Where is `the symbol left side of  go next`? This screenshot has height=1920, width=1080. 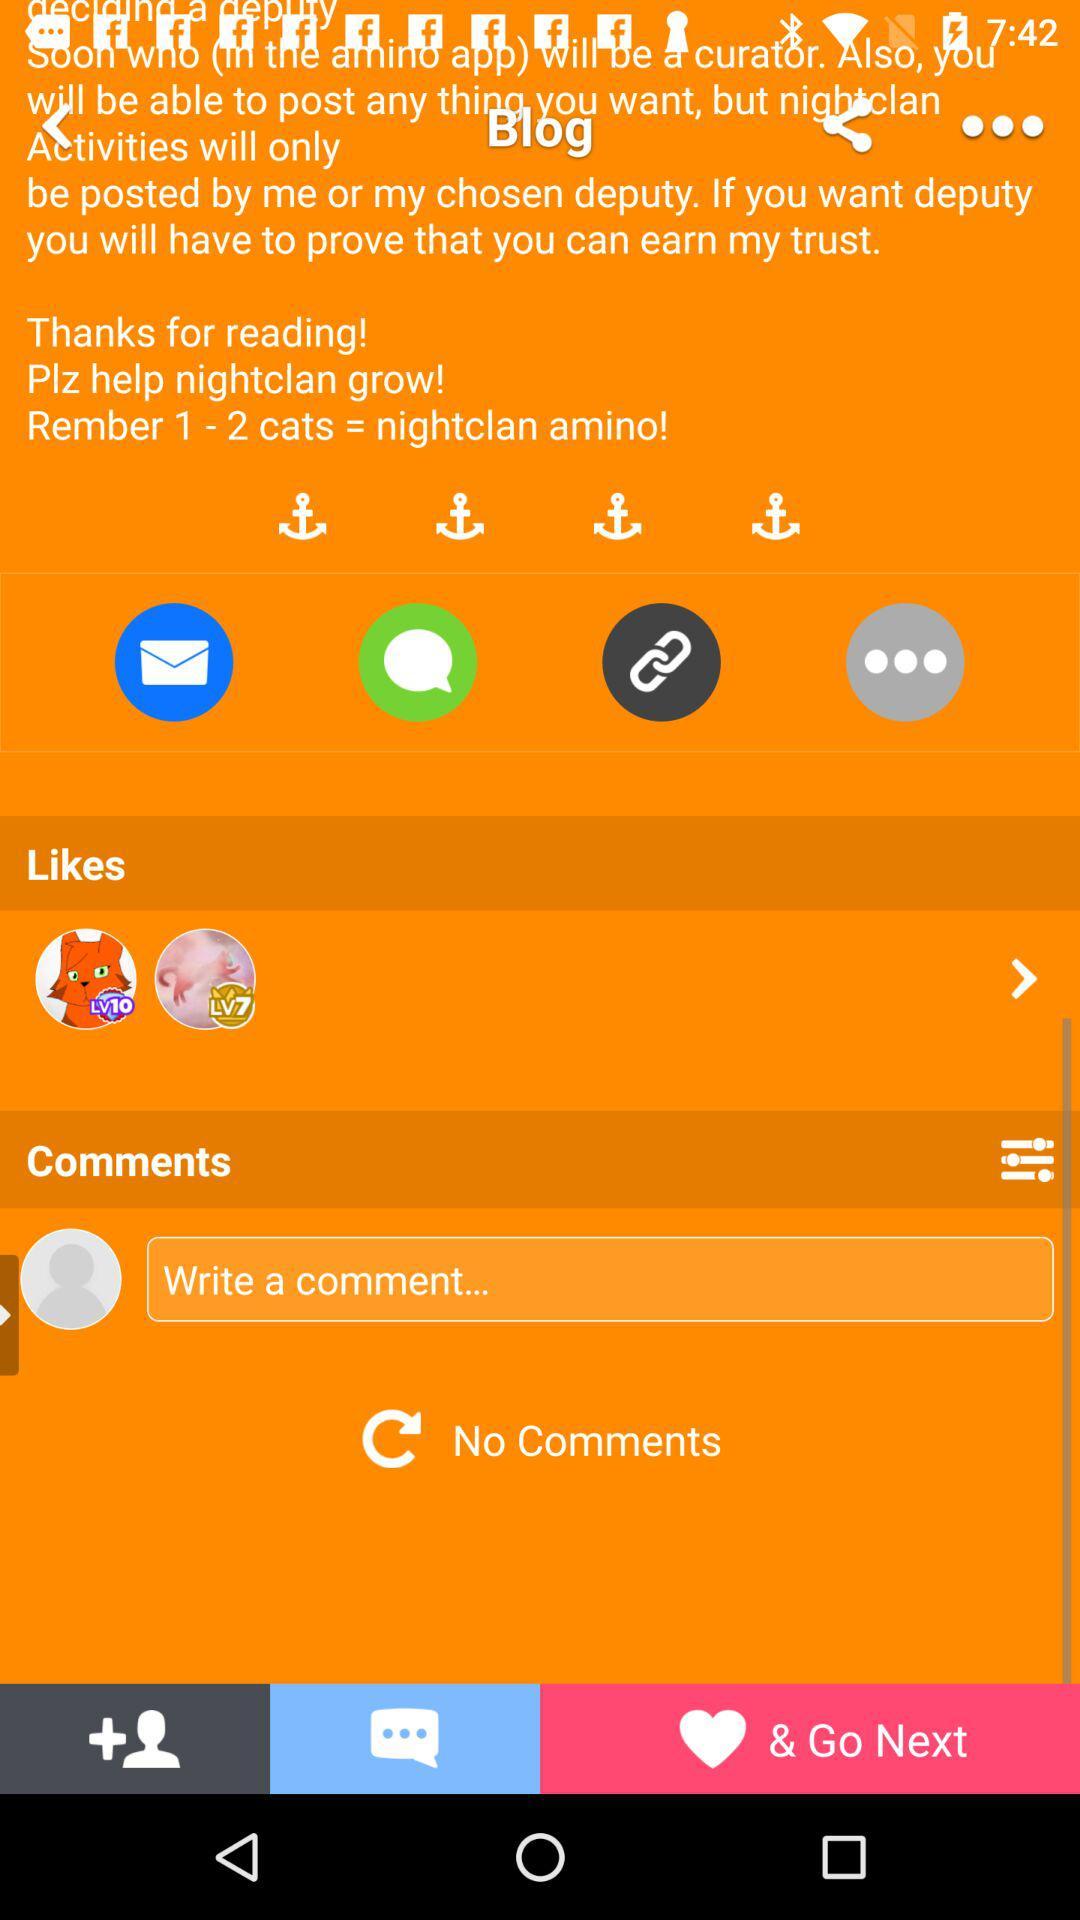
the symbol left side of  go next is located at coordinates (711, 1737).